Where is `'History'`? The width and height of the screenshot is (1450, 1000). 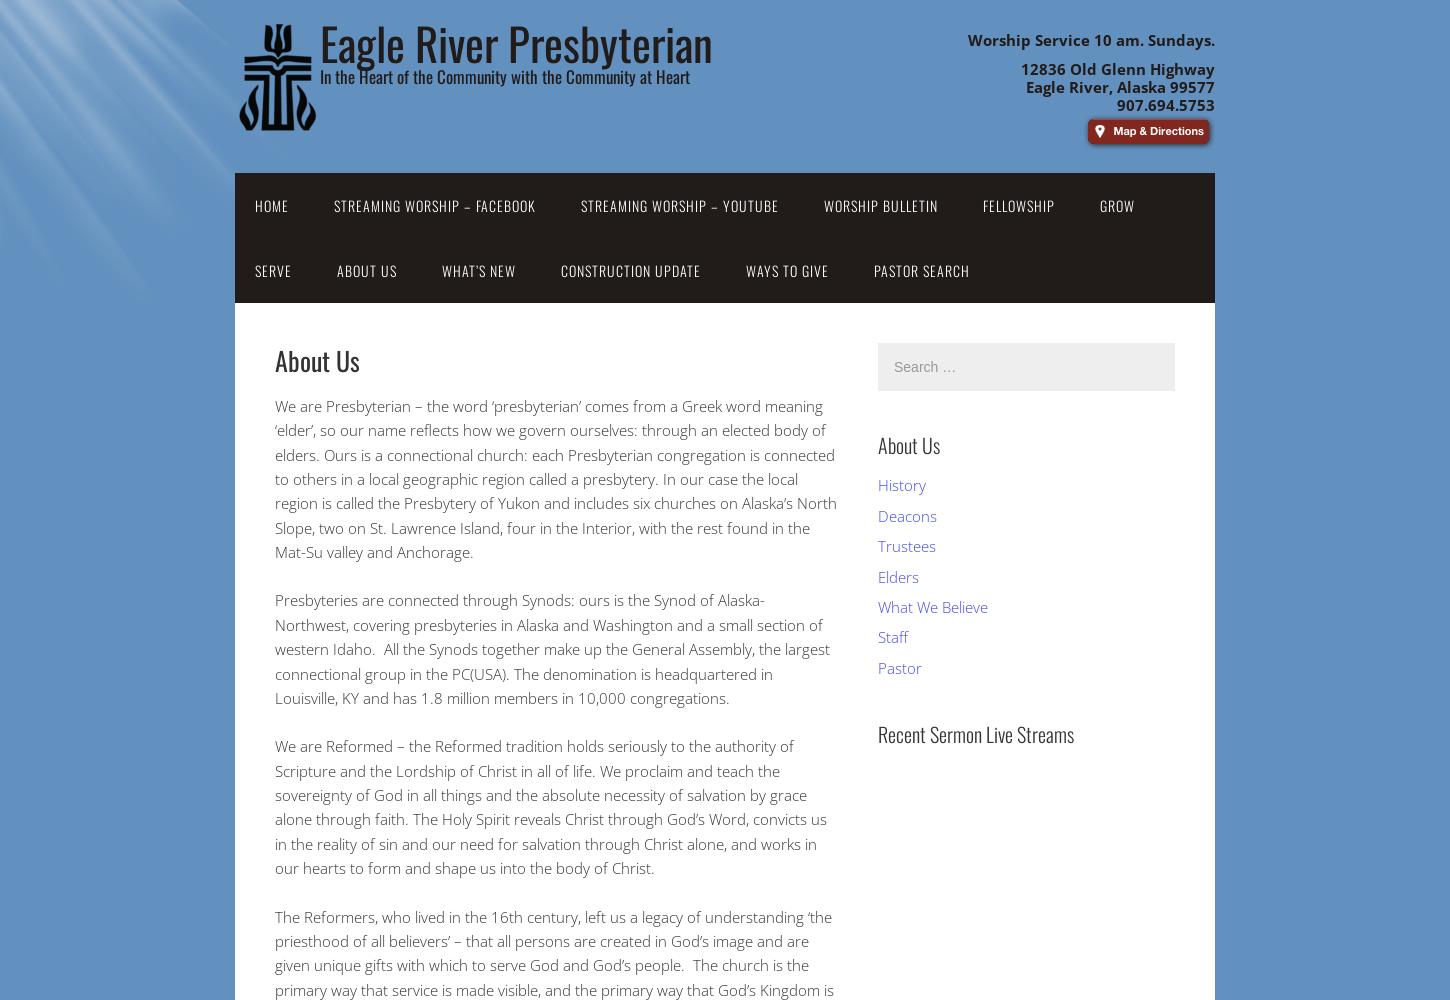 'History' is located at coordinates (901, 484).